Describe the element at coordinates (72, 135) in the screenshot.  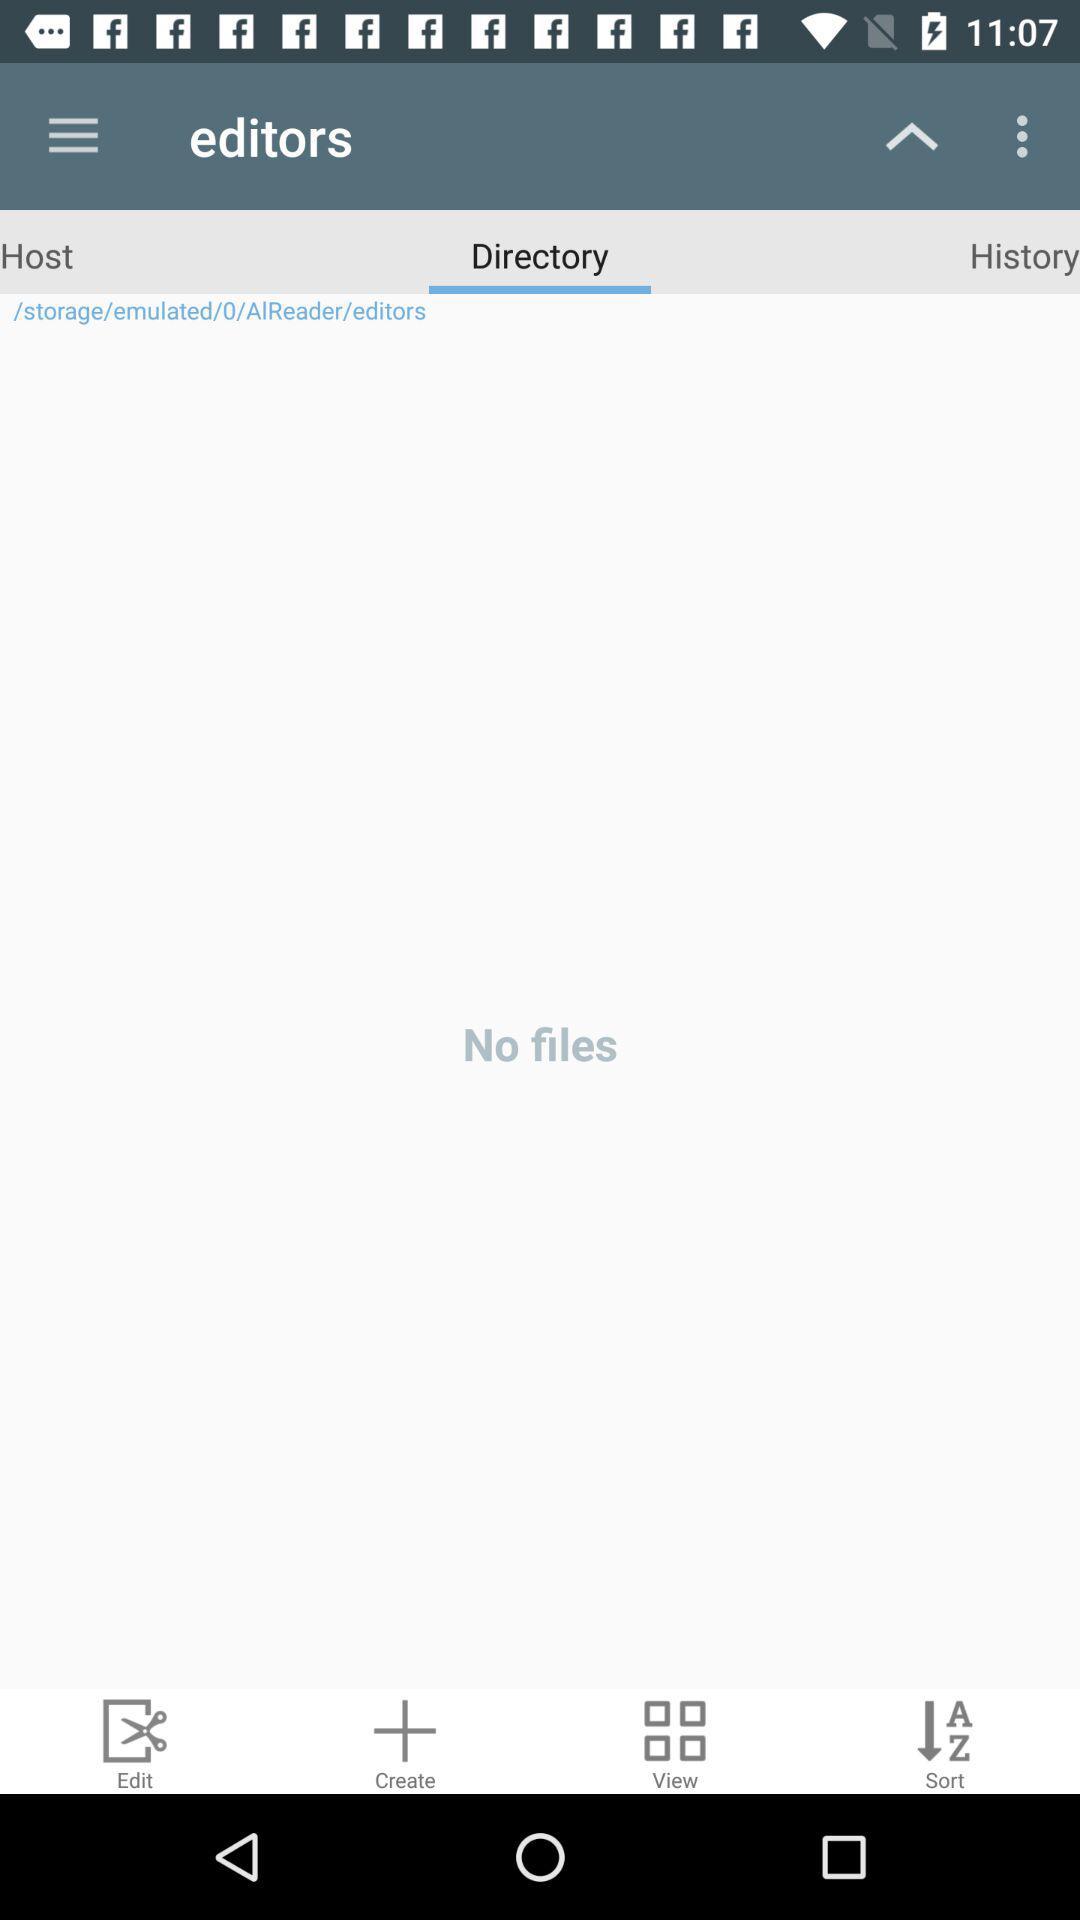
I see `icon next to editors icon` at that location.